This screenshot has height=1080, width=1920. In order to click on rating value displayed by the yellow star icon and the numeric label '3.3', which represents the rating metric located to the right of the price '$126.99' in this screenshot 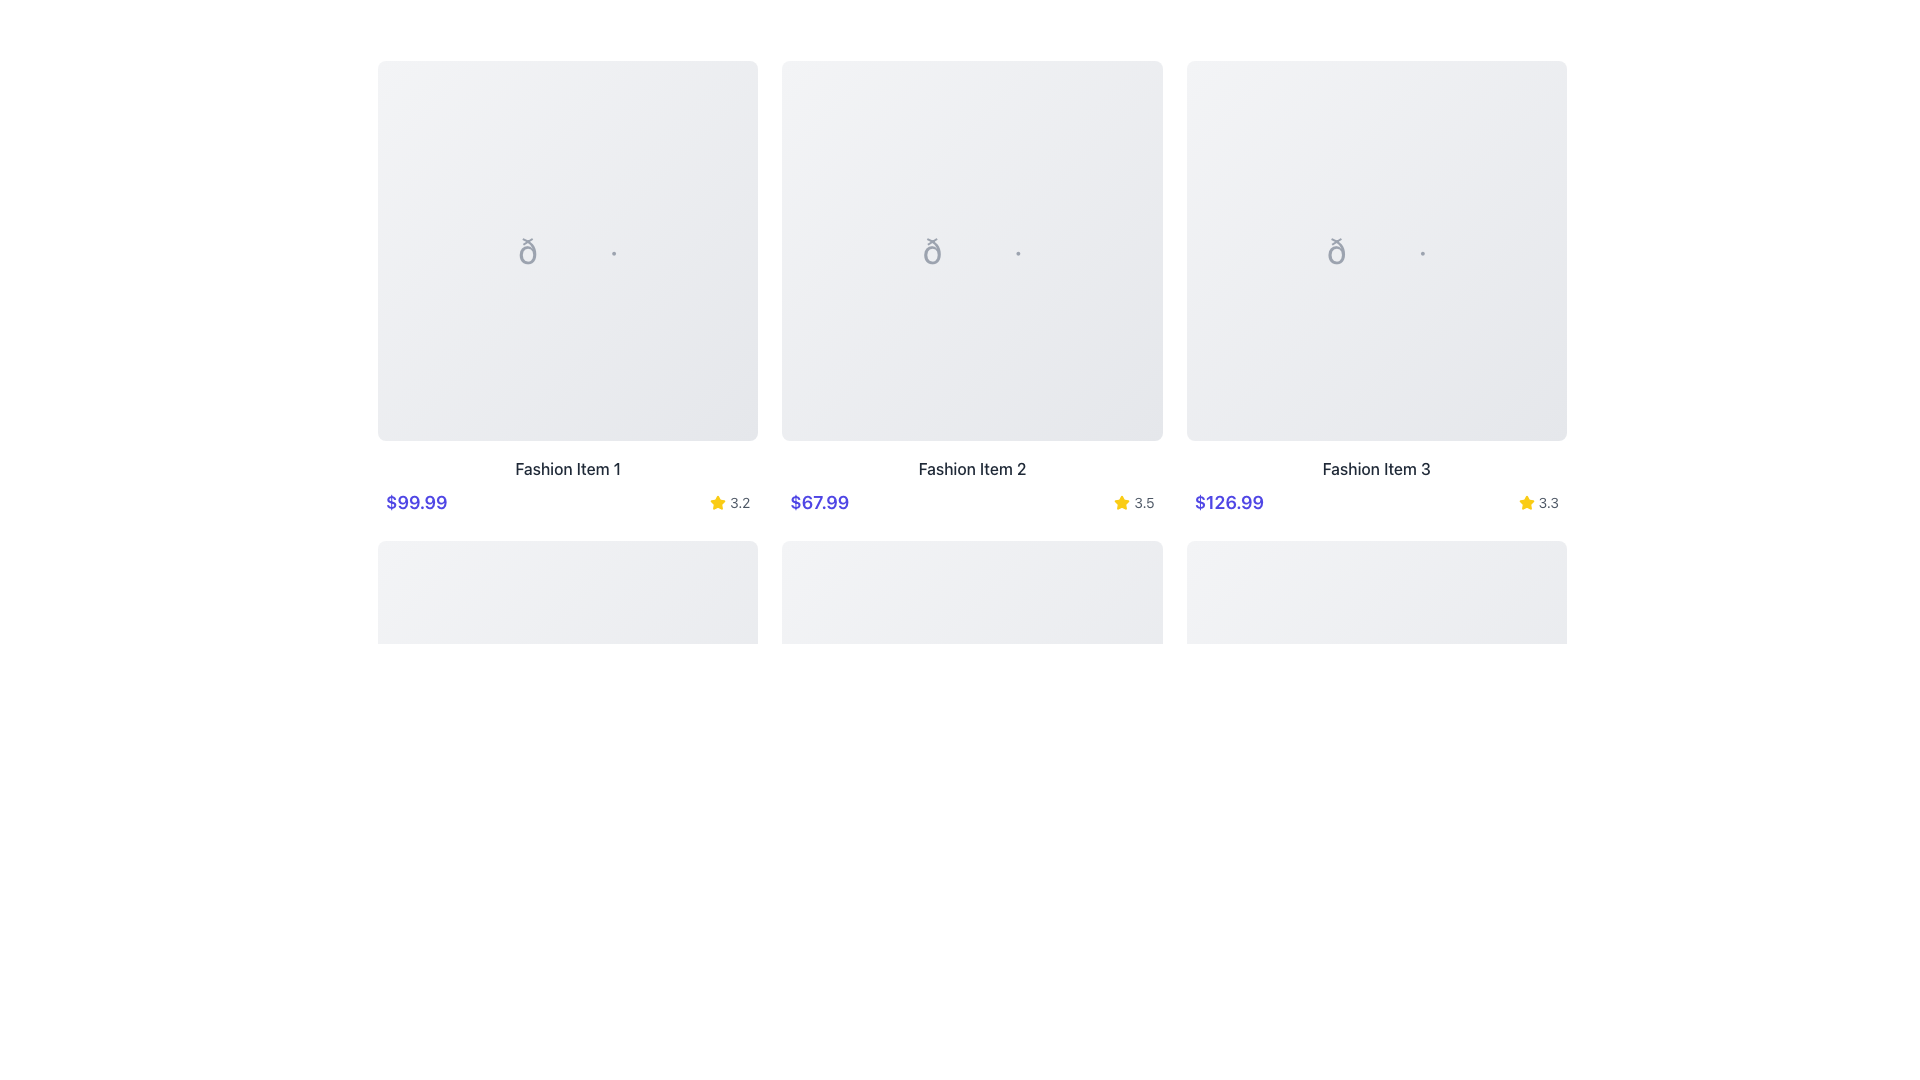, I will do `click(1537, 502)`.